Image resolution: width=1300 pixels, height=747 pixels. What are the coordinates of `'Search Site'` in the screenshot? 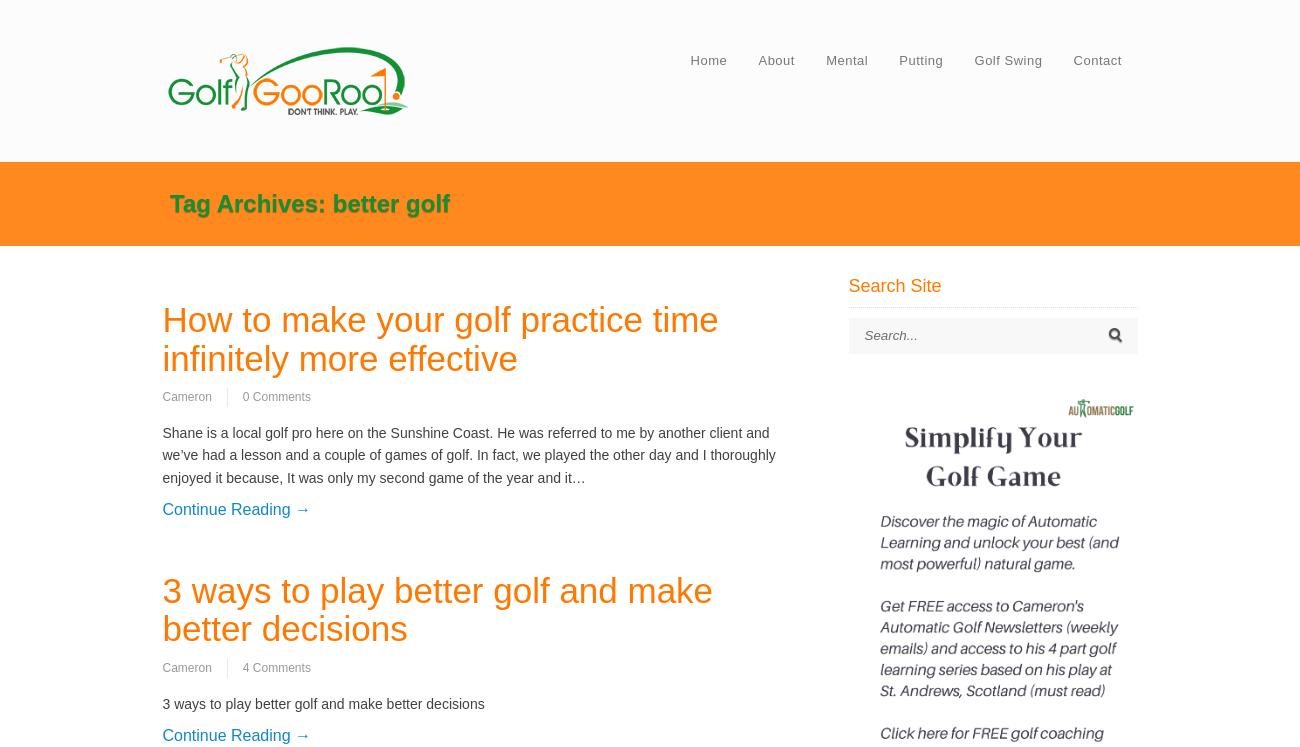 It's located at (893, 286).